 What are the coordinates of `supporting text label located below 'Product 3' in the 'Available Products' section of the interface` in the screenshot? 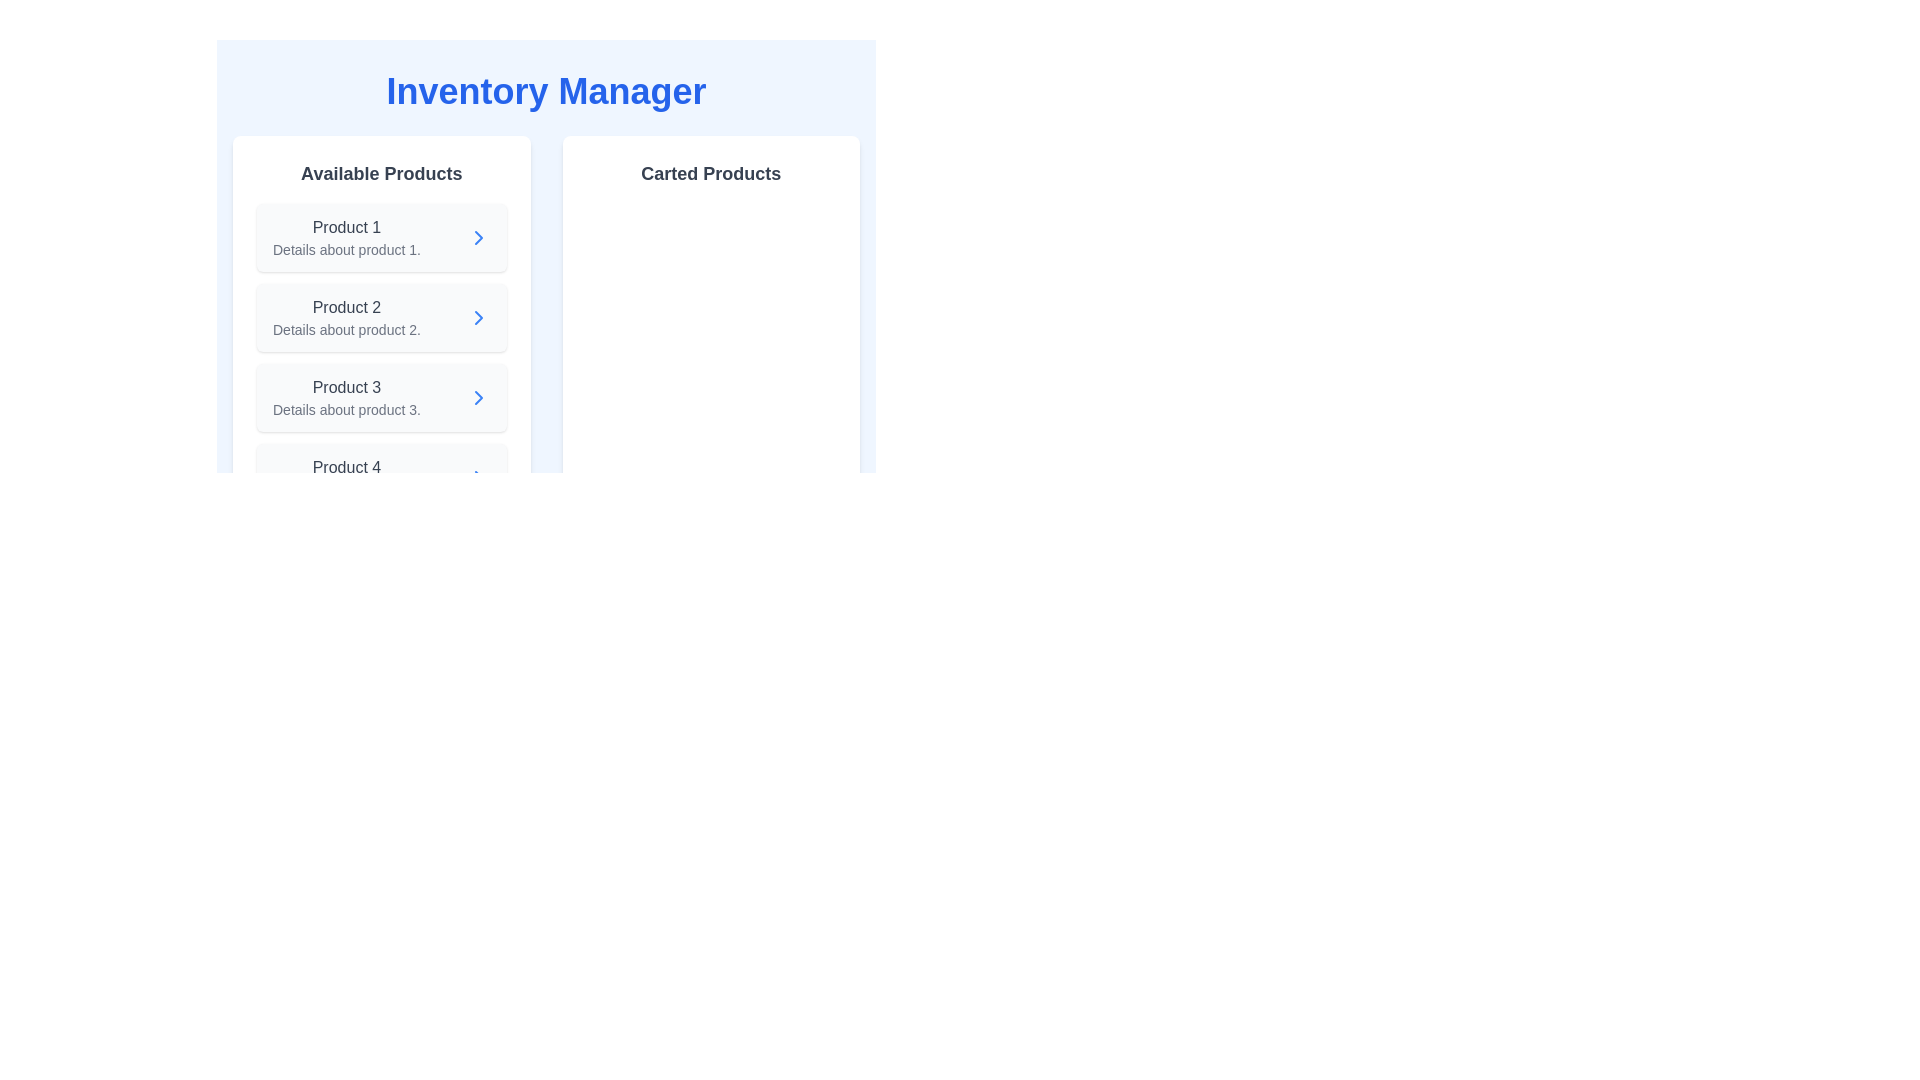 It's located at (346, 408).